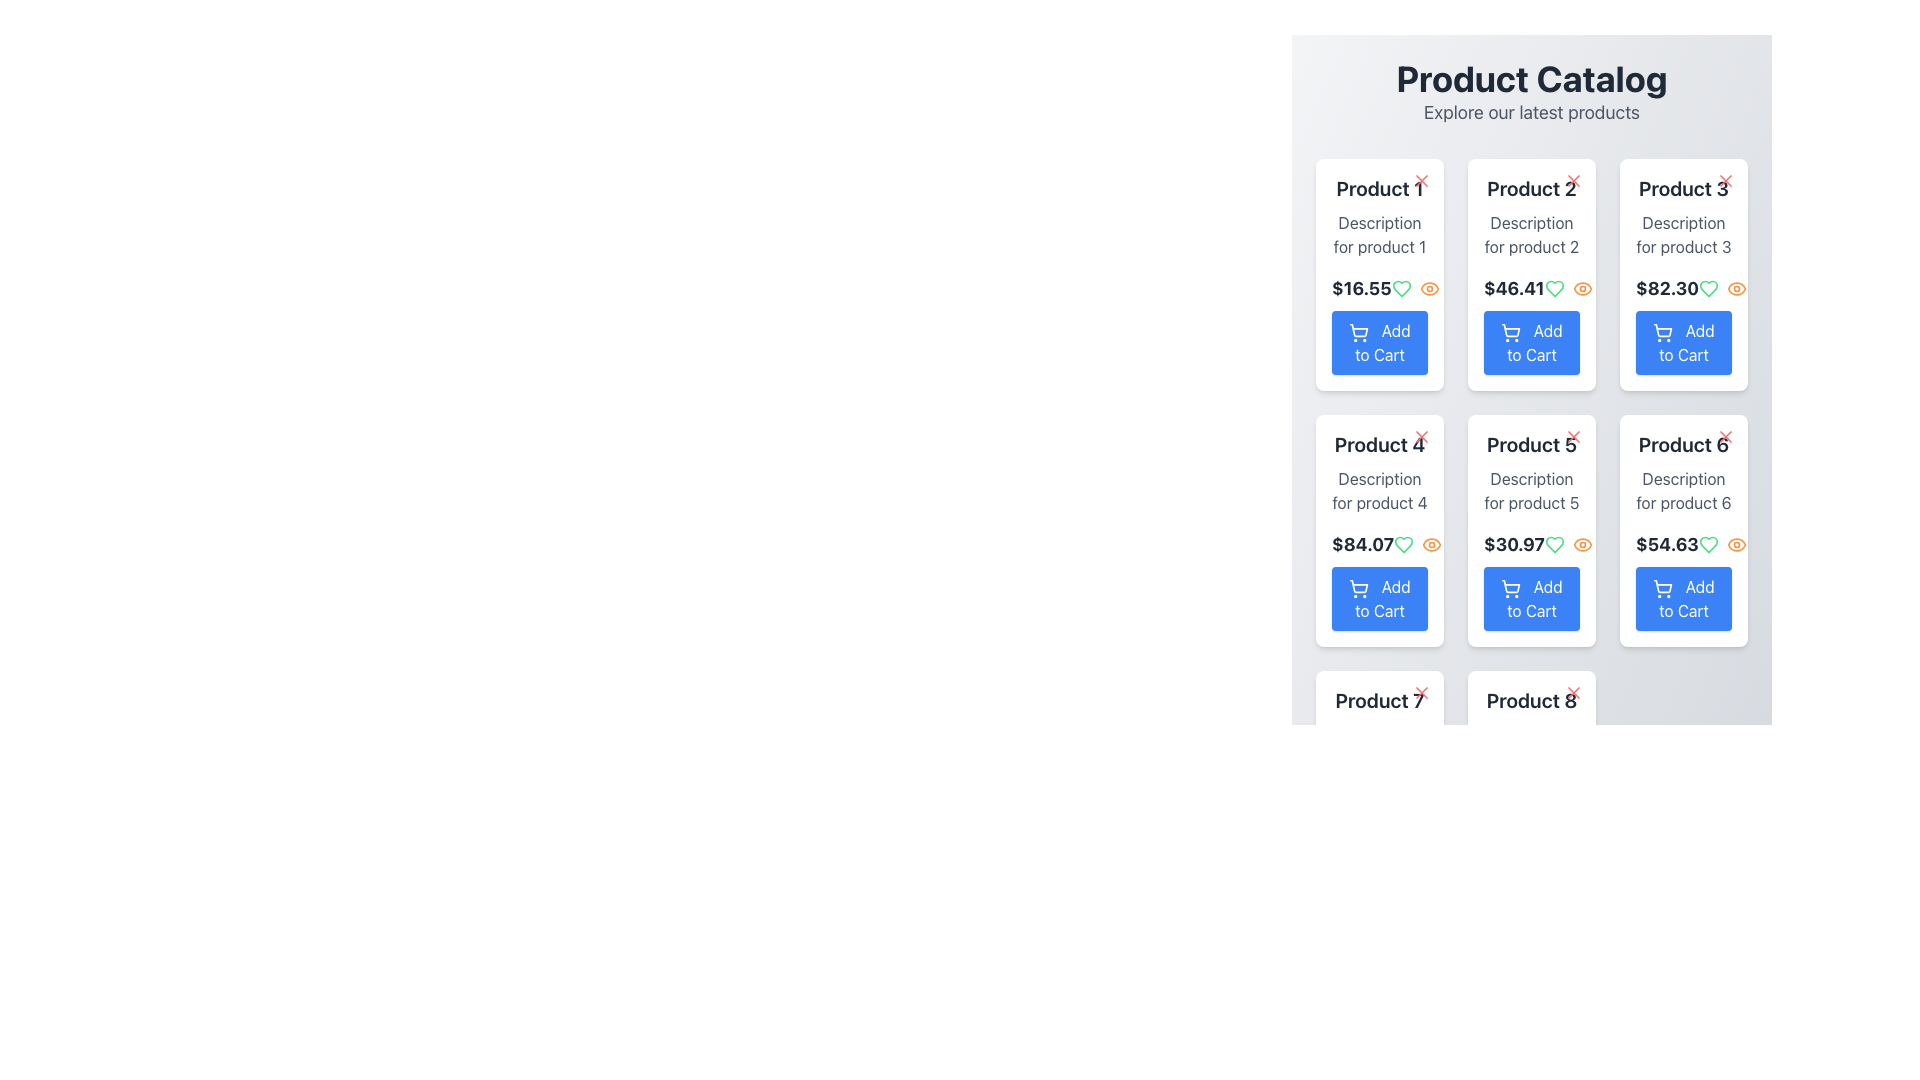 The image size is (1920, 1080). What do you see at coordinates (1573, 181) in the screenshot?
I see `the close button icon located in the upper-right corner of the 'Product 2' card to observe hover effects` at bounding box center [1573, 181].